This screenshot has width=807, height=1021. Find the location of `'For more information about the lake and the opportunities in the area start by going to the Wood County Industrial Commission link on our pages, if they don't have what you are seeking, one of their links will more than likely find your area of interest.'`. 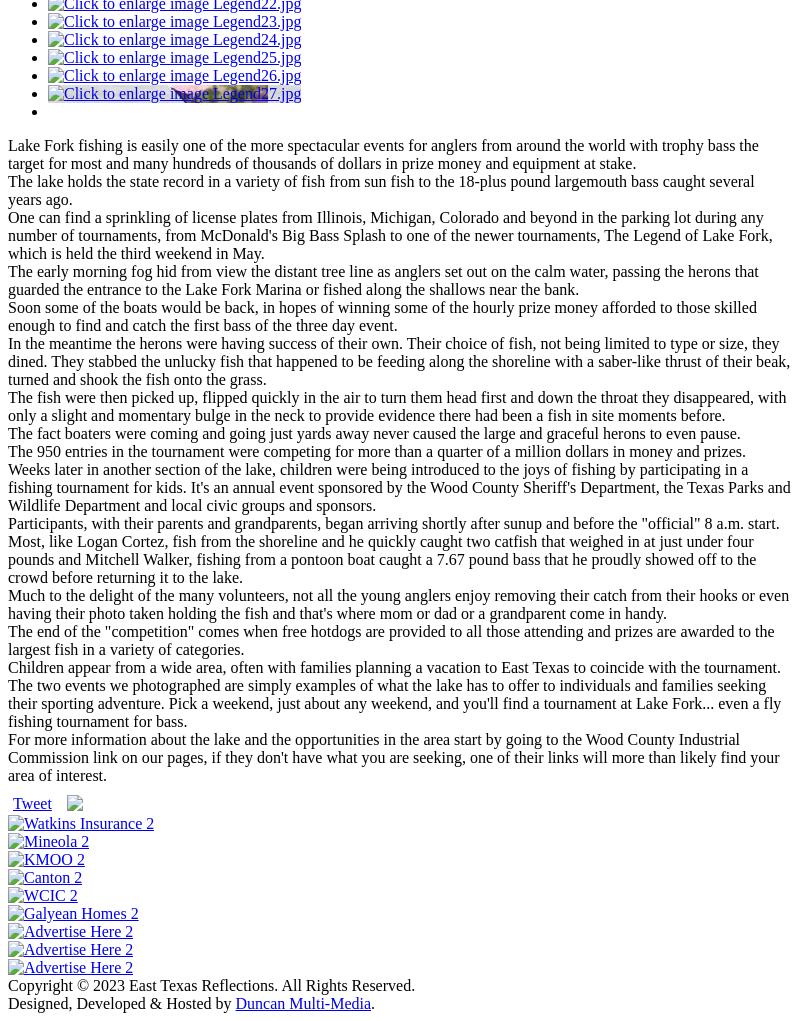

'For more information about the lake and the opportunities in the area start by going to the Wood County Industrial Commission link on our pages, if they don't have what you are seeking, one of their links will more than likely find your area of interest.' is located at coordinates (393, 756).